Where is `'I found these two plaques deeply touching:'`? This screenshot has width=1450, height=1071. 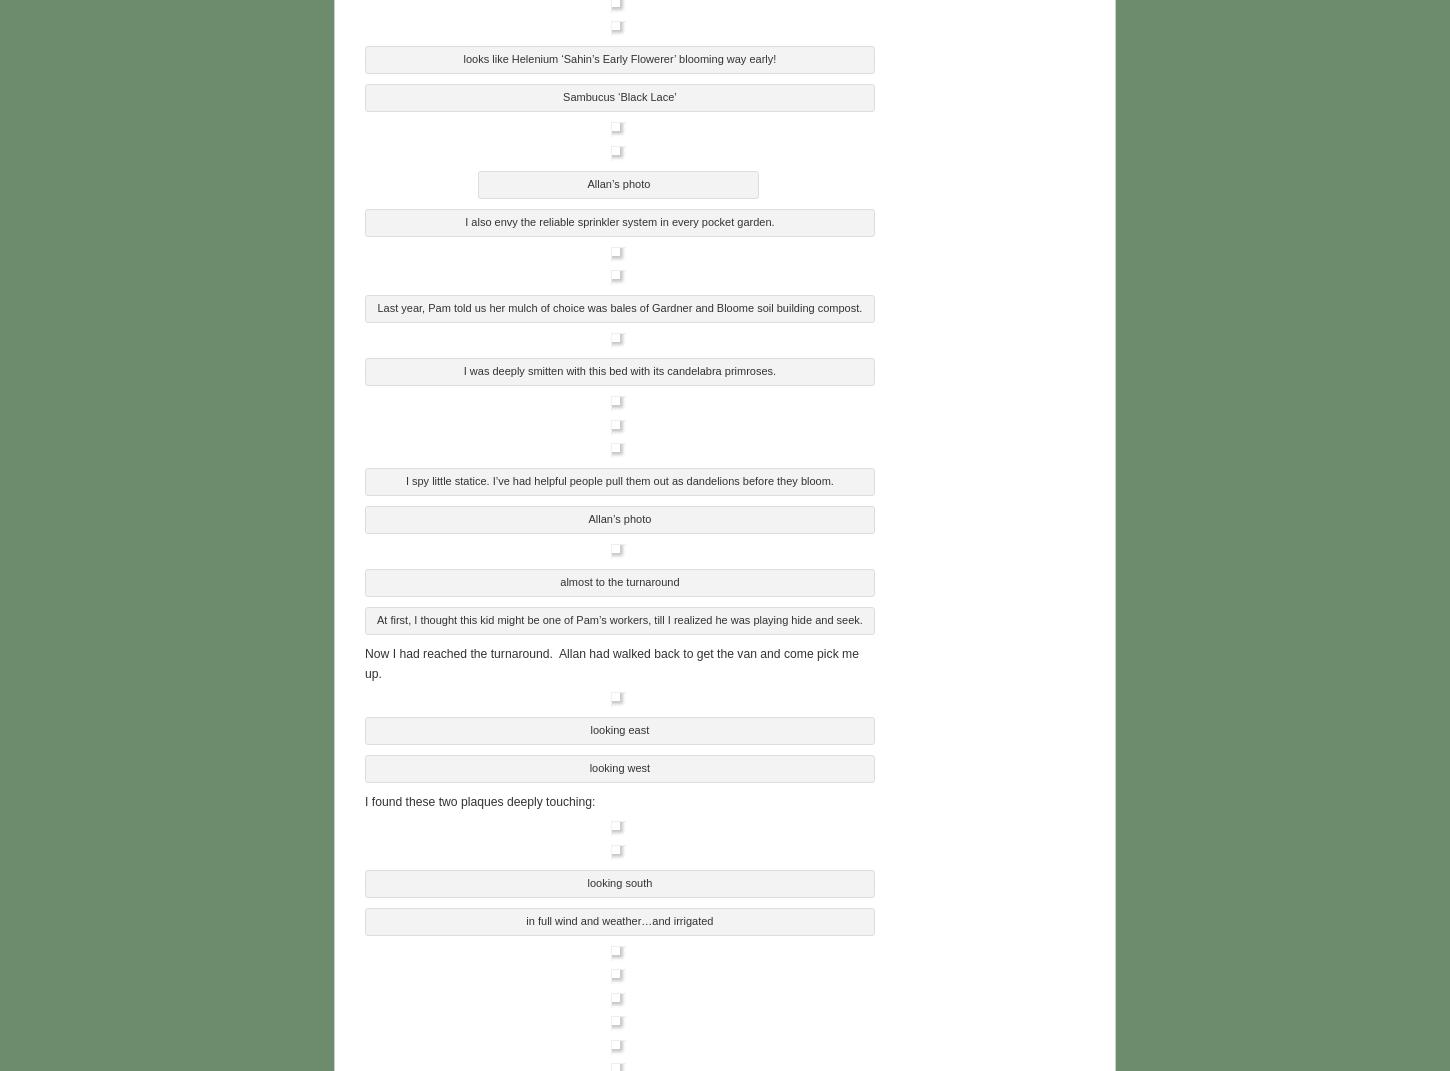
'I found these two plaques deeply touching:' is located at coordinates (478, 799).